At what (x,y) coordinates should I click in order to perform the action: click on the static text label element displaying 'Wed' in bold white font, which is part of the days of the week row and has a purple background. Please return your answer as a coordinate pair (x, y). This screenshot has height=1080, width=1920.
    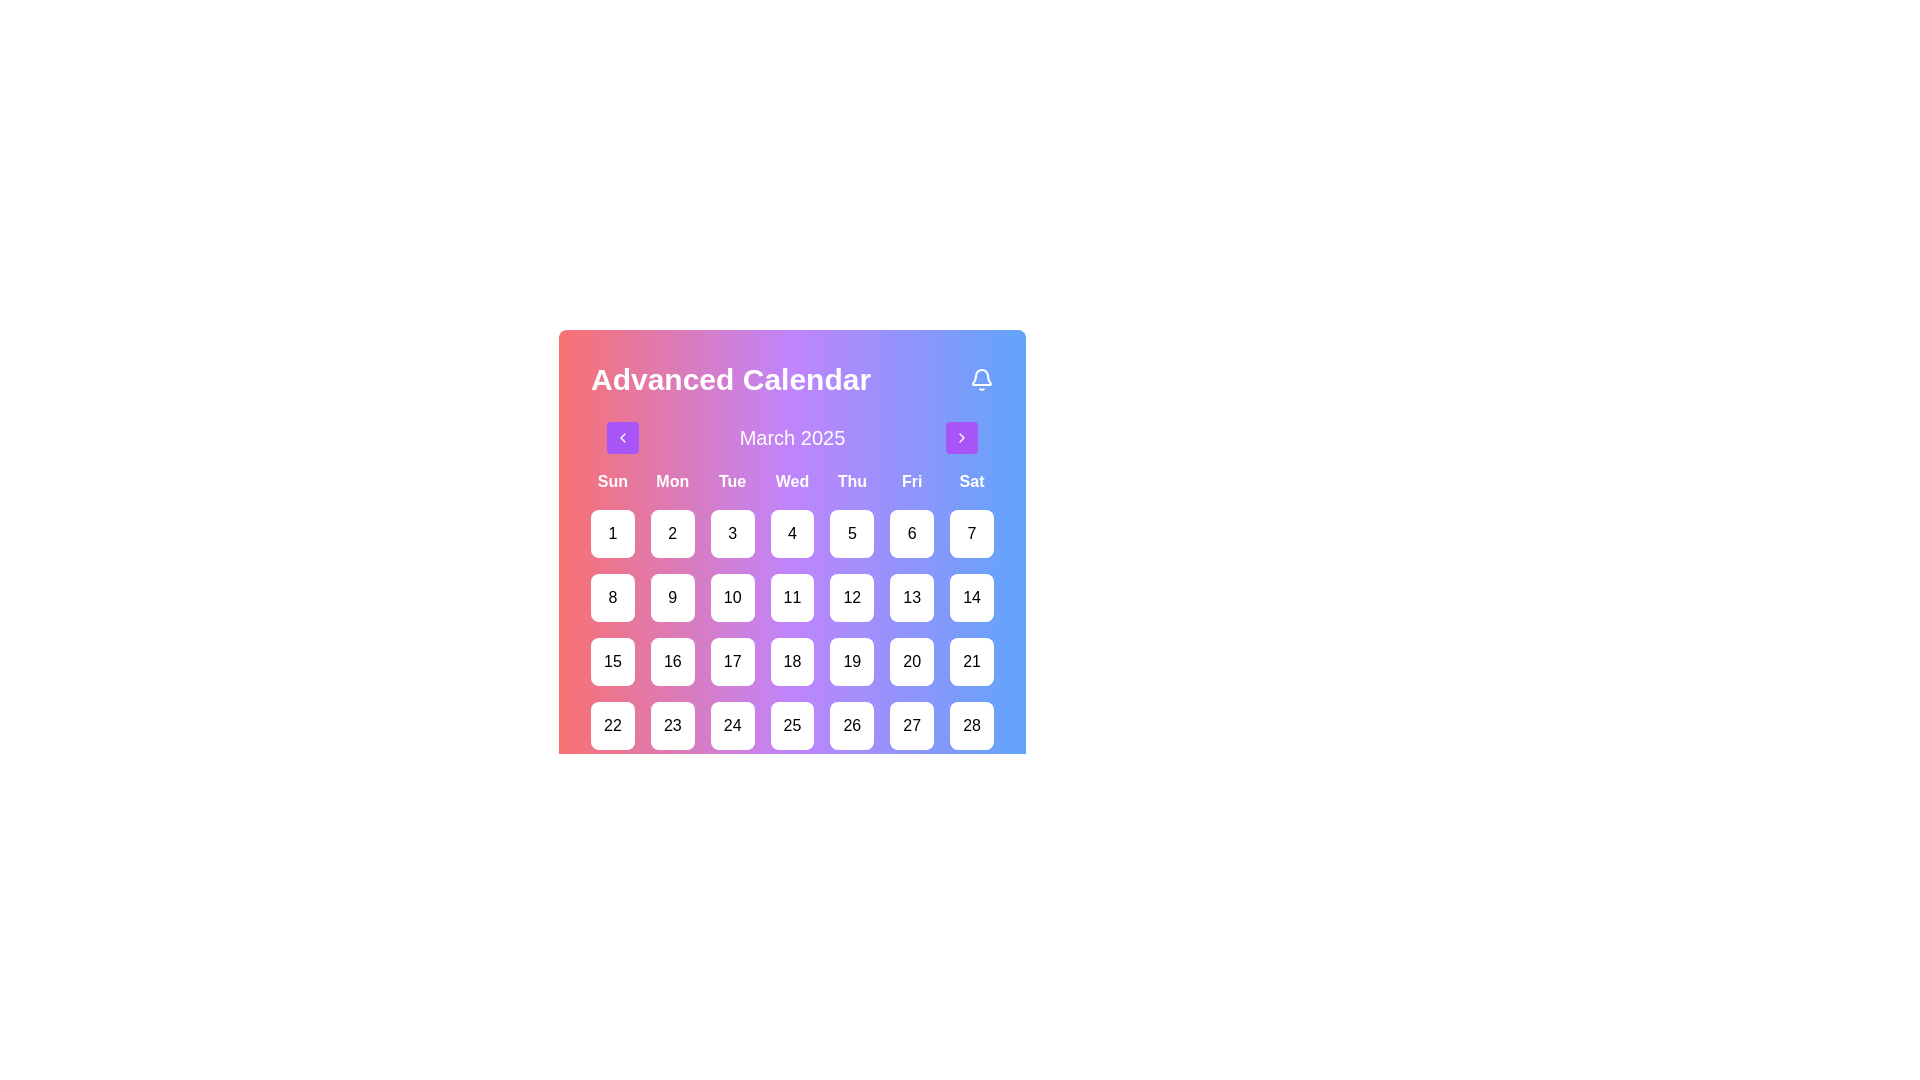
    Looking at the image, I should click on (791, 482).